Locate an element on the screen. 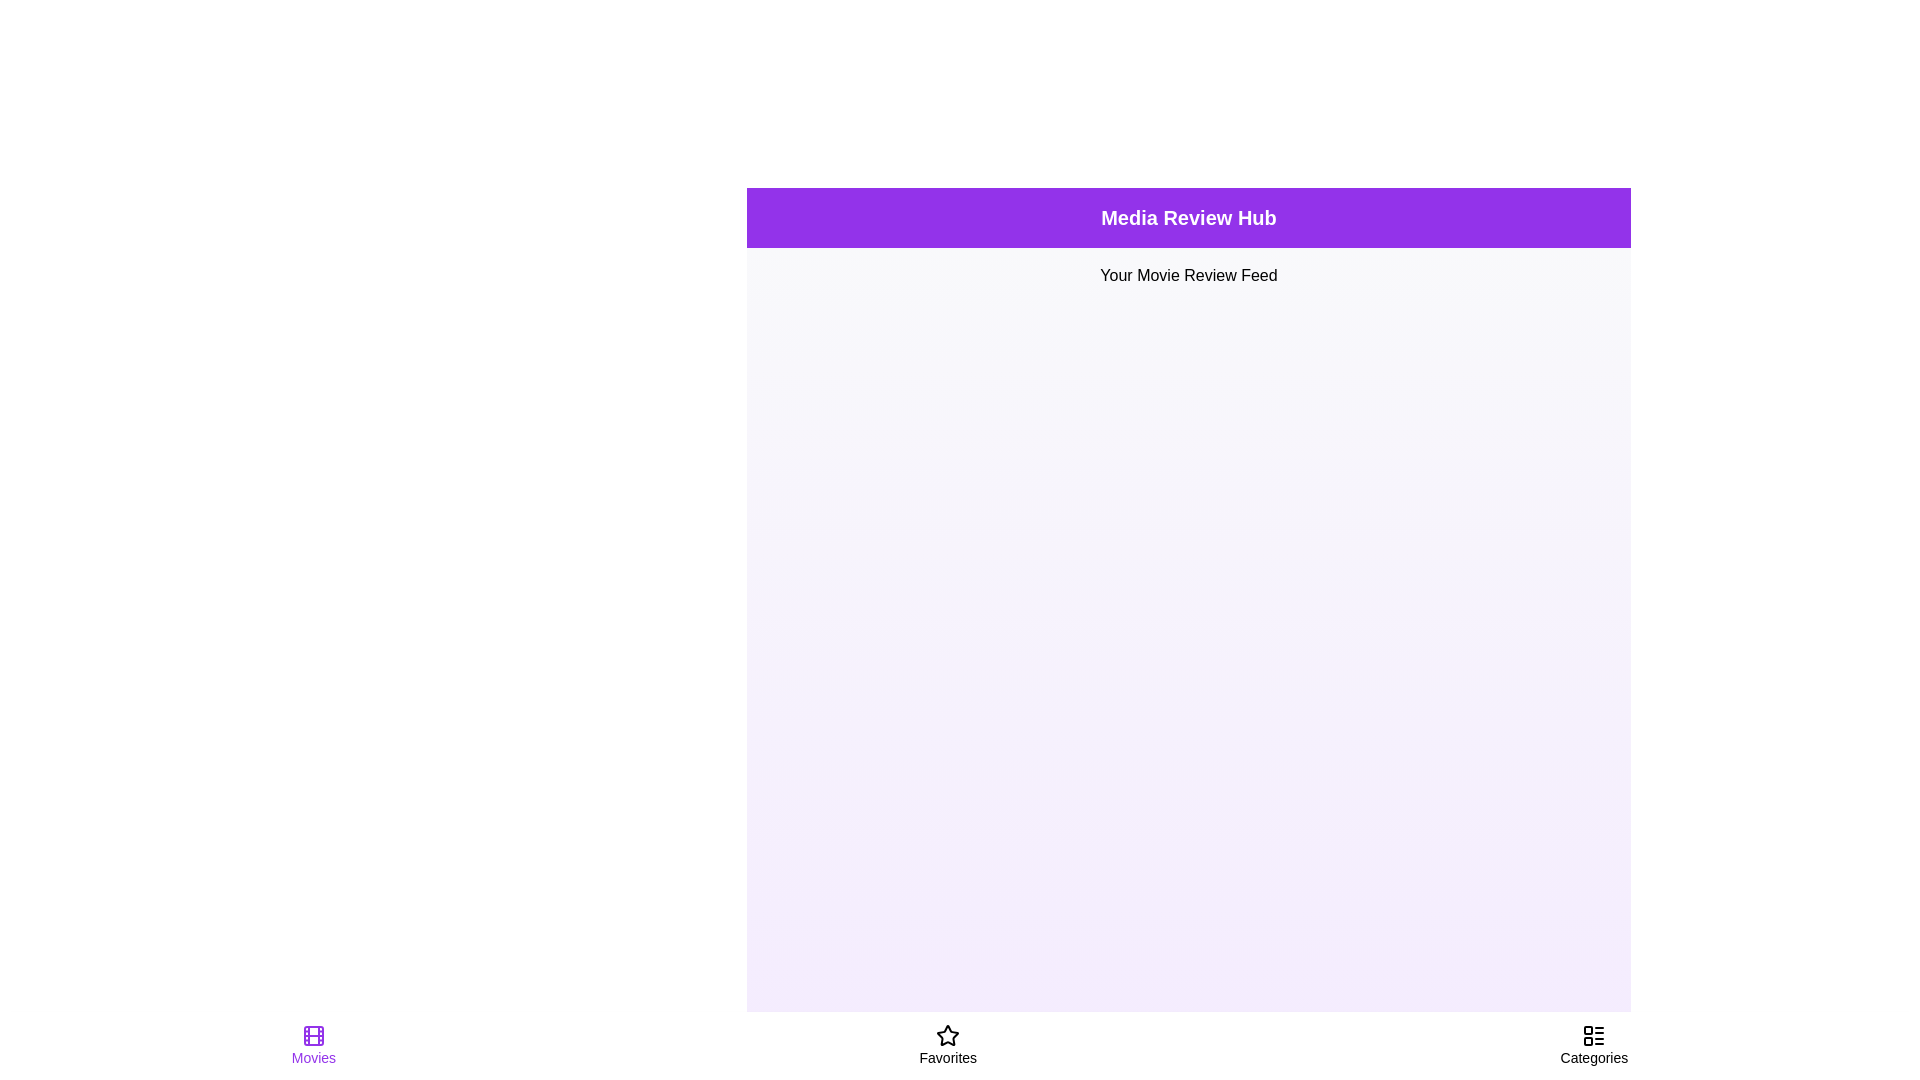 Image resolution: width=1920 pixels, height=1080 pixels. the star icon located above the 'Favorites' text in the navigation bar is located at coordinates (947, 1035).